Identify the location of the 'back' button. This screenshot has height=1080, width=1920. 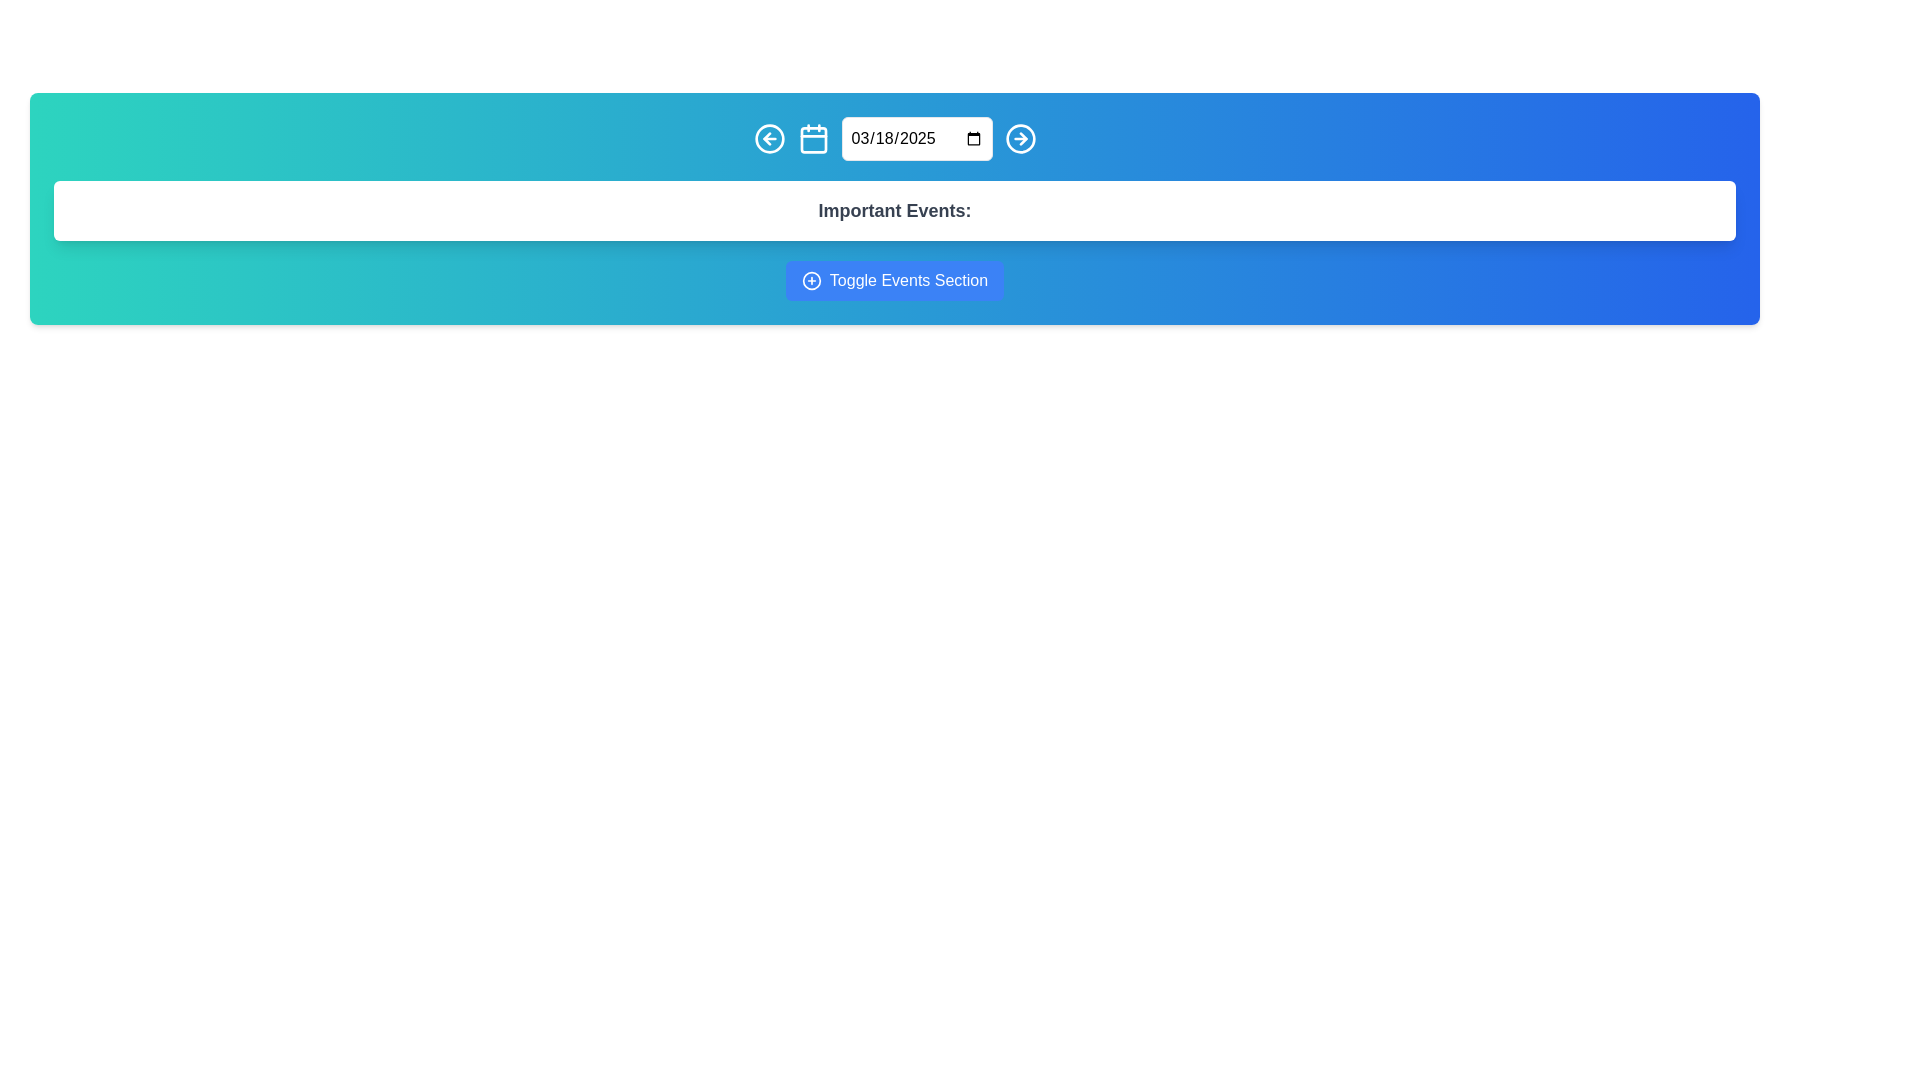
(768, 137).